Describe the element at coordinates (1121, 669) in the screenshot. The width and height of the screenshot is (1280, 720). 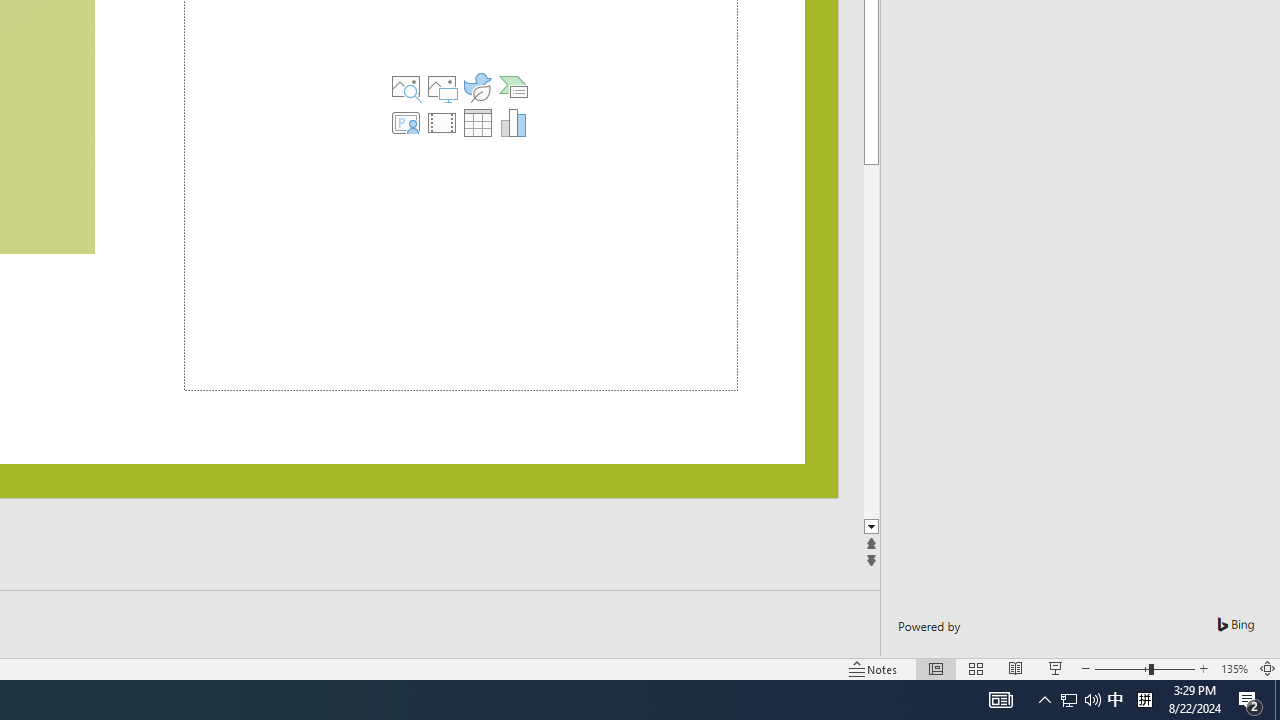
I see `'Zoom Out'` at that location.